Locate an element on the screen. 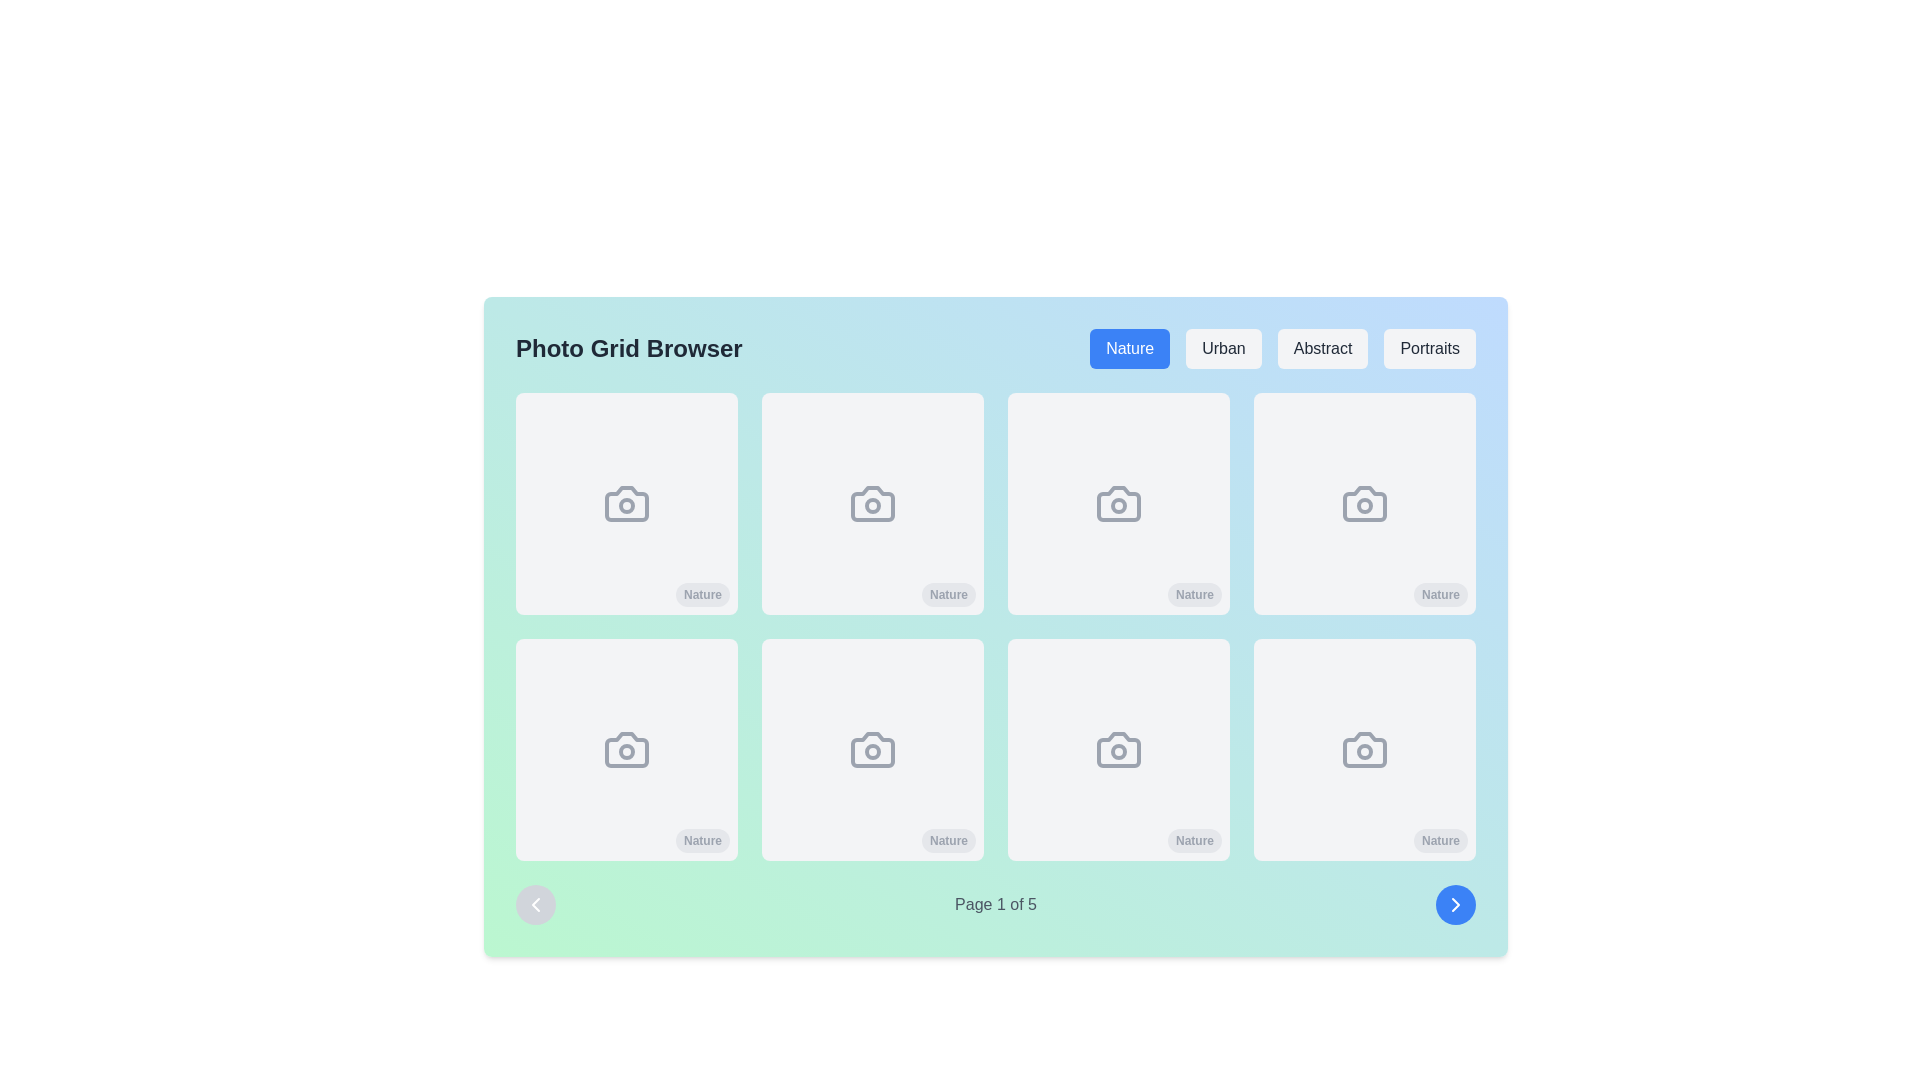 The height and width of the screenshot is (1080, 1920). the Image grid cell with a camera icon and 'Nature' label positioned in the second row and third column of the grid layout is located at coordinates (1117, 503).